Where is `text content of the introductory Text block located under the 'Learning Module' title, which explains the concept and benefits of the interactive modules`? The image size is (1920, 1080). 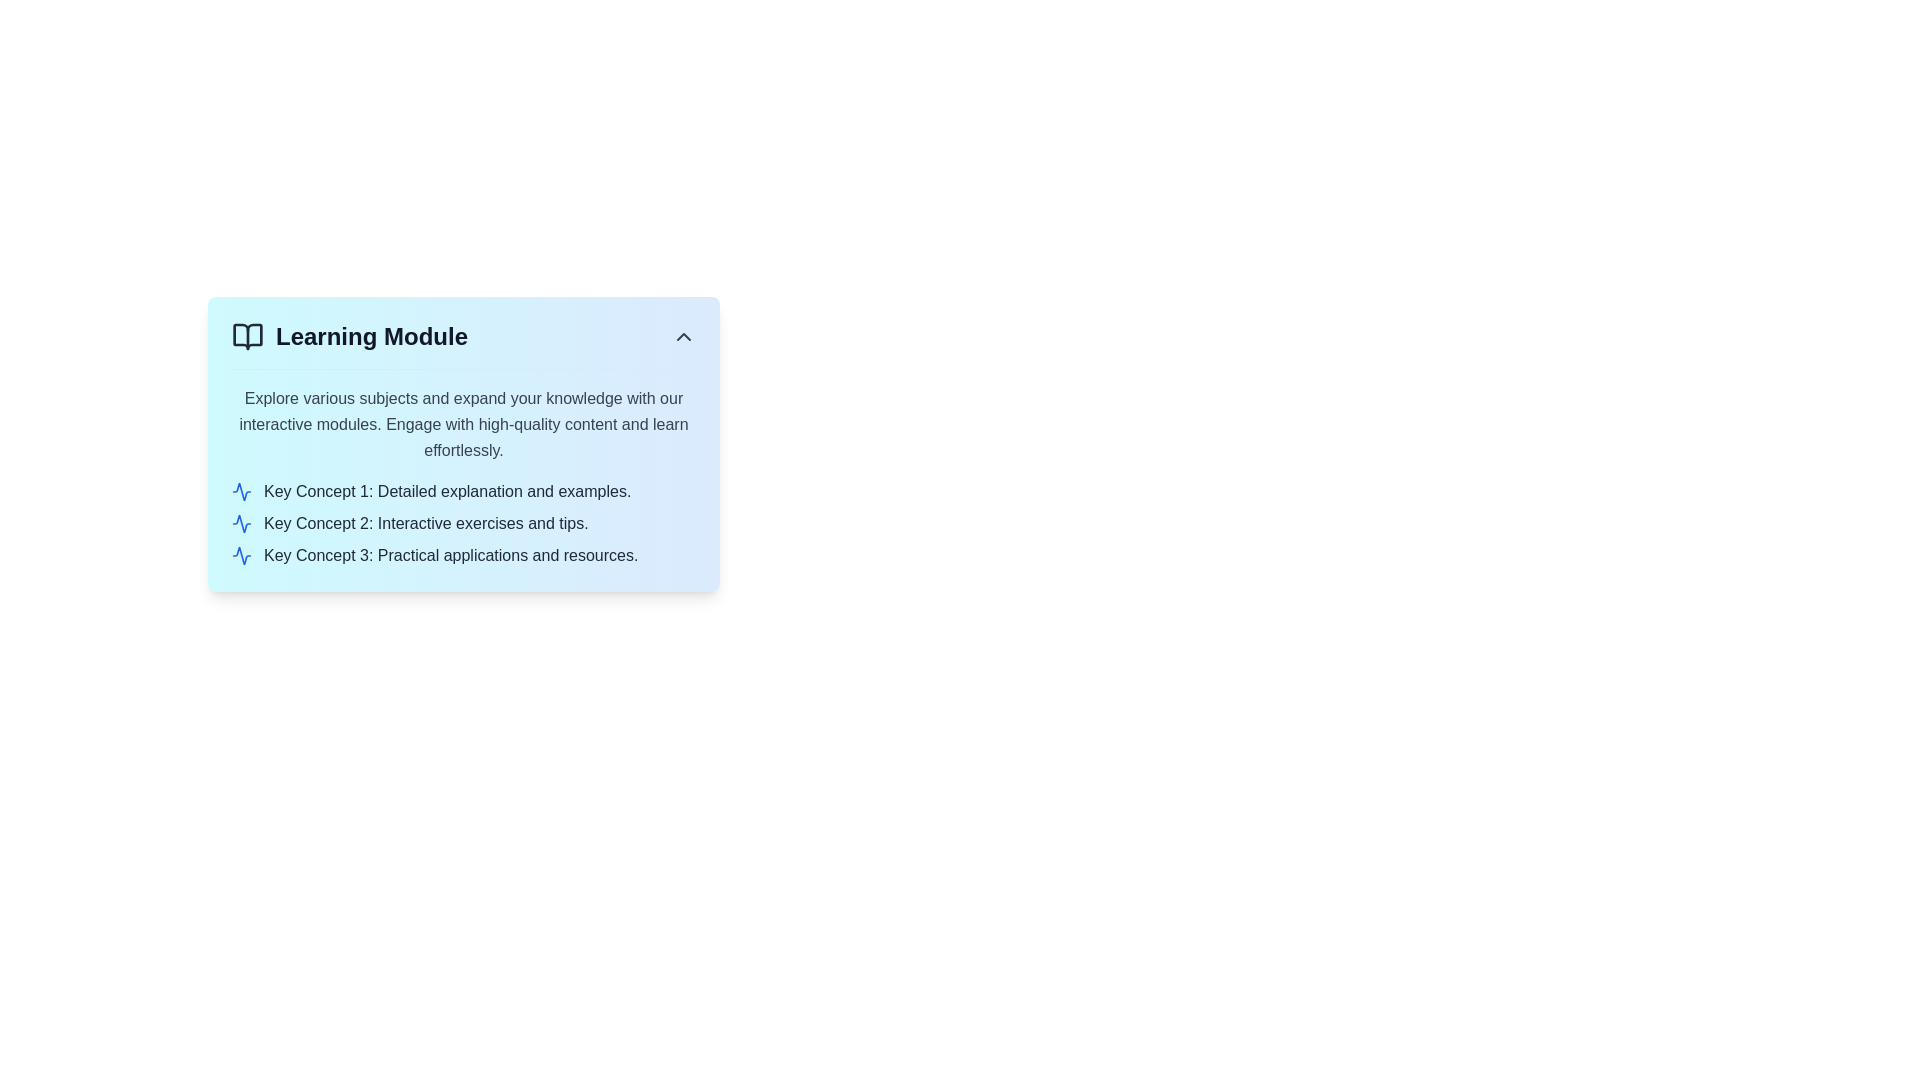 text content of the introductory Text block located under the 'Learning Module' title, which explains the concept and benefits of the interactive modules is located at coordinates (463, 423).